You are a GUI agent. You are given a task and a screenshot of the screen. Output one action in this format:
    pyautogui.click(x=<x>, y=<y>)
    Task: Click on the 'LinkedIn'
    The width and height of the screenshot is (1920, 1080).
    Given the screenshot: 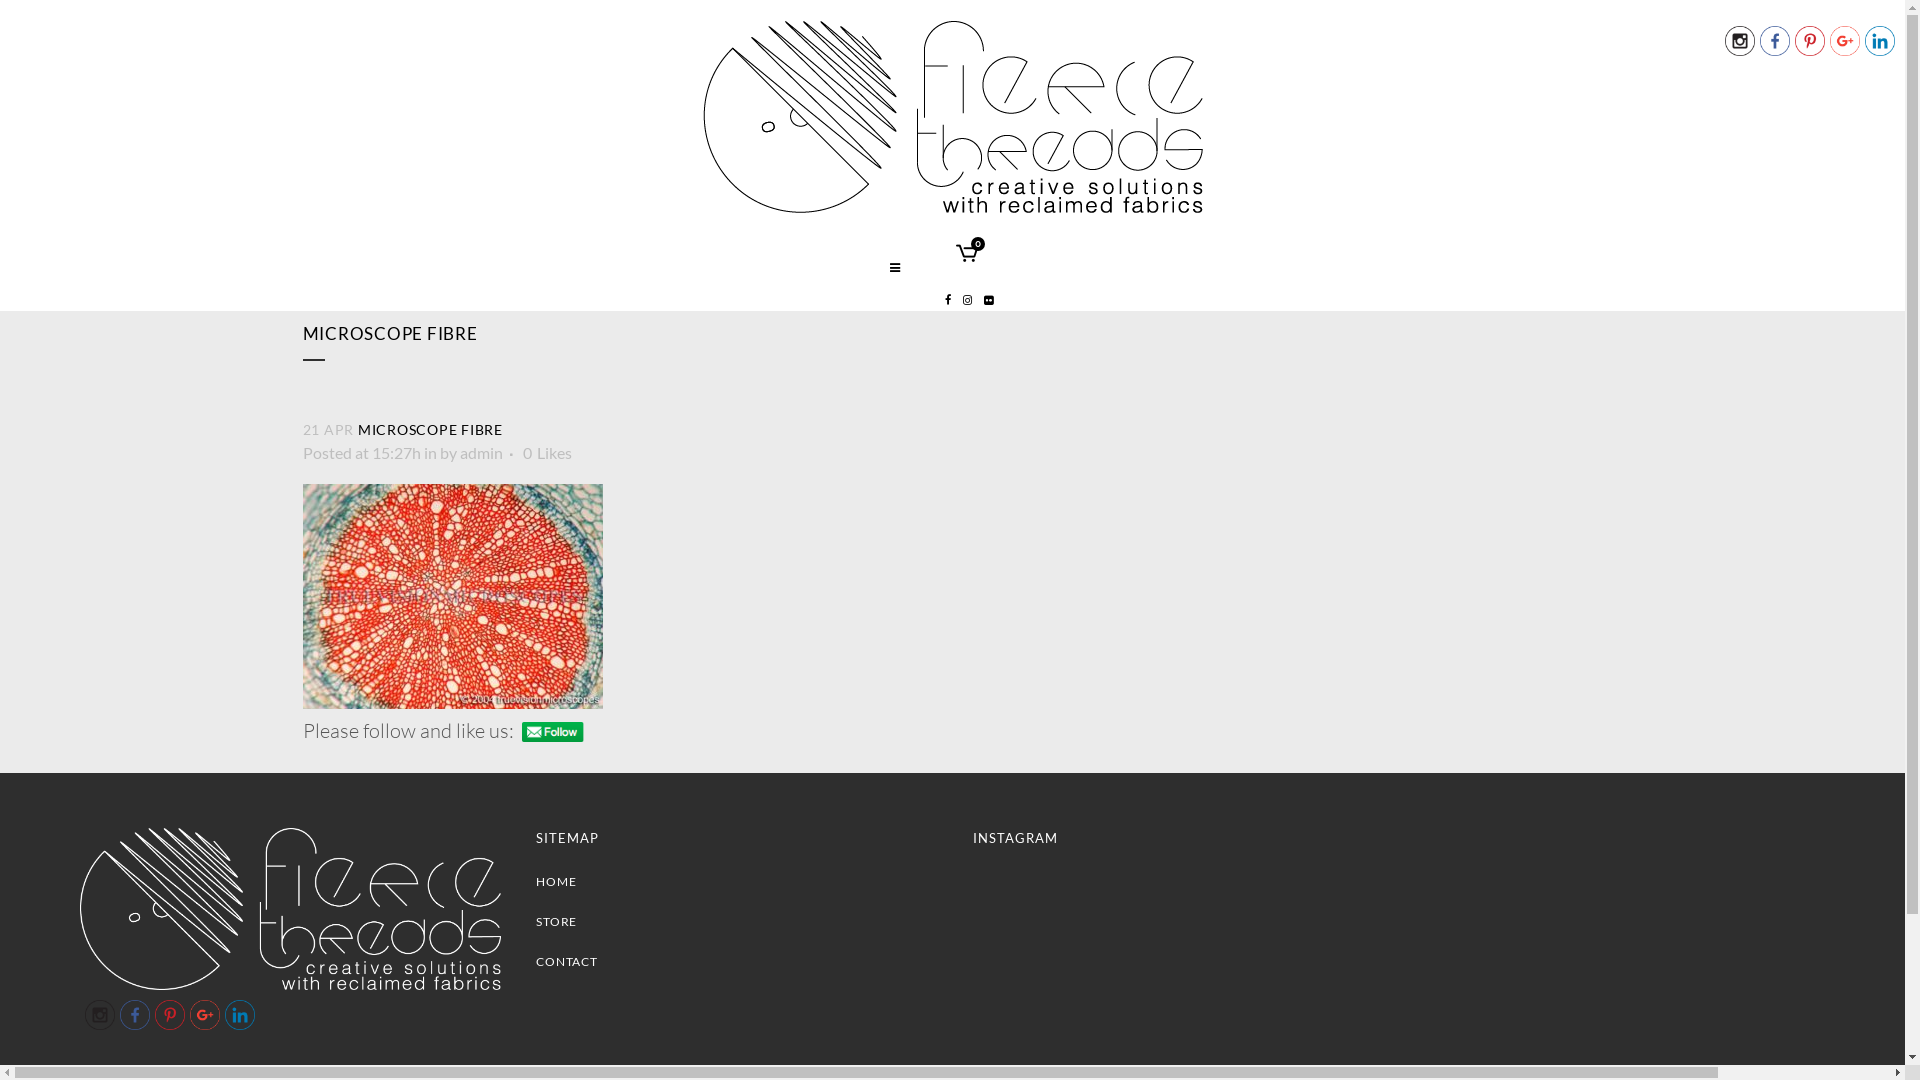 What is the action you would take?
    pyautogui.click(x=1879, y=41)
    